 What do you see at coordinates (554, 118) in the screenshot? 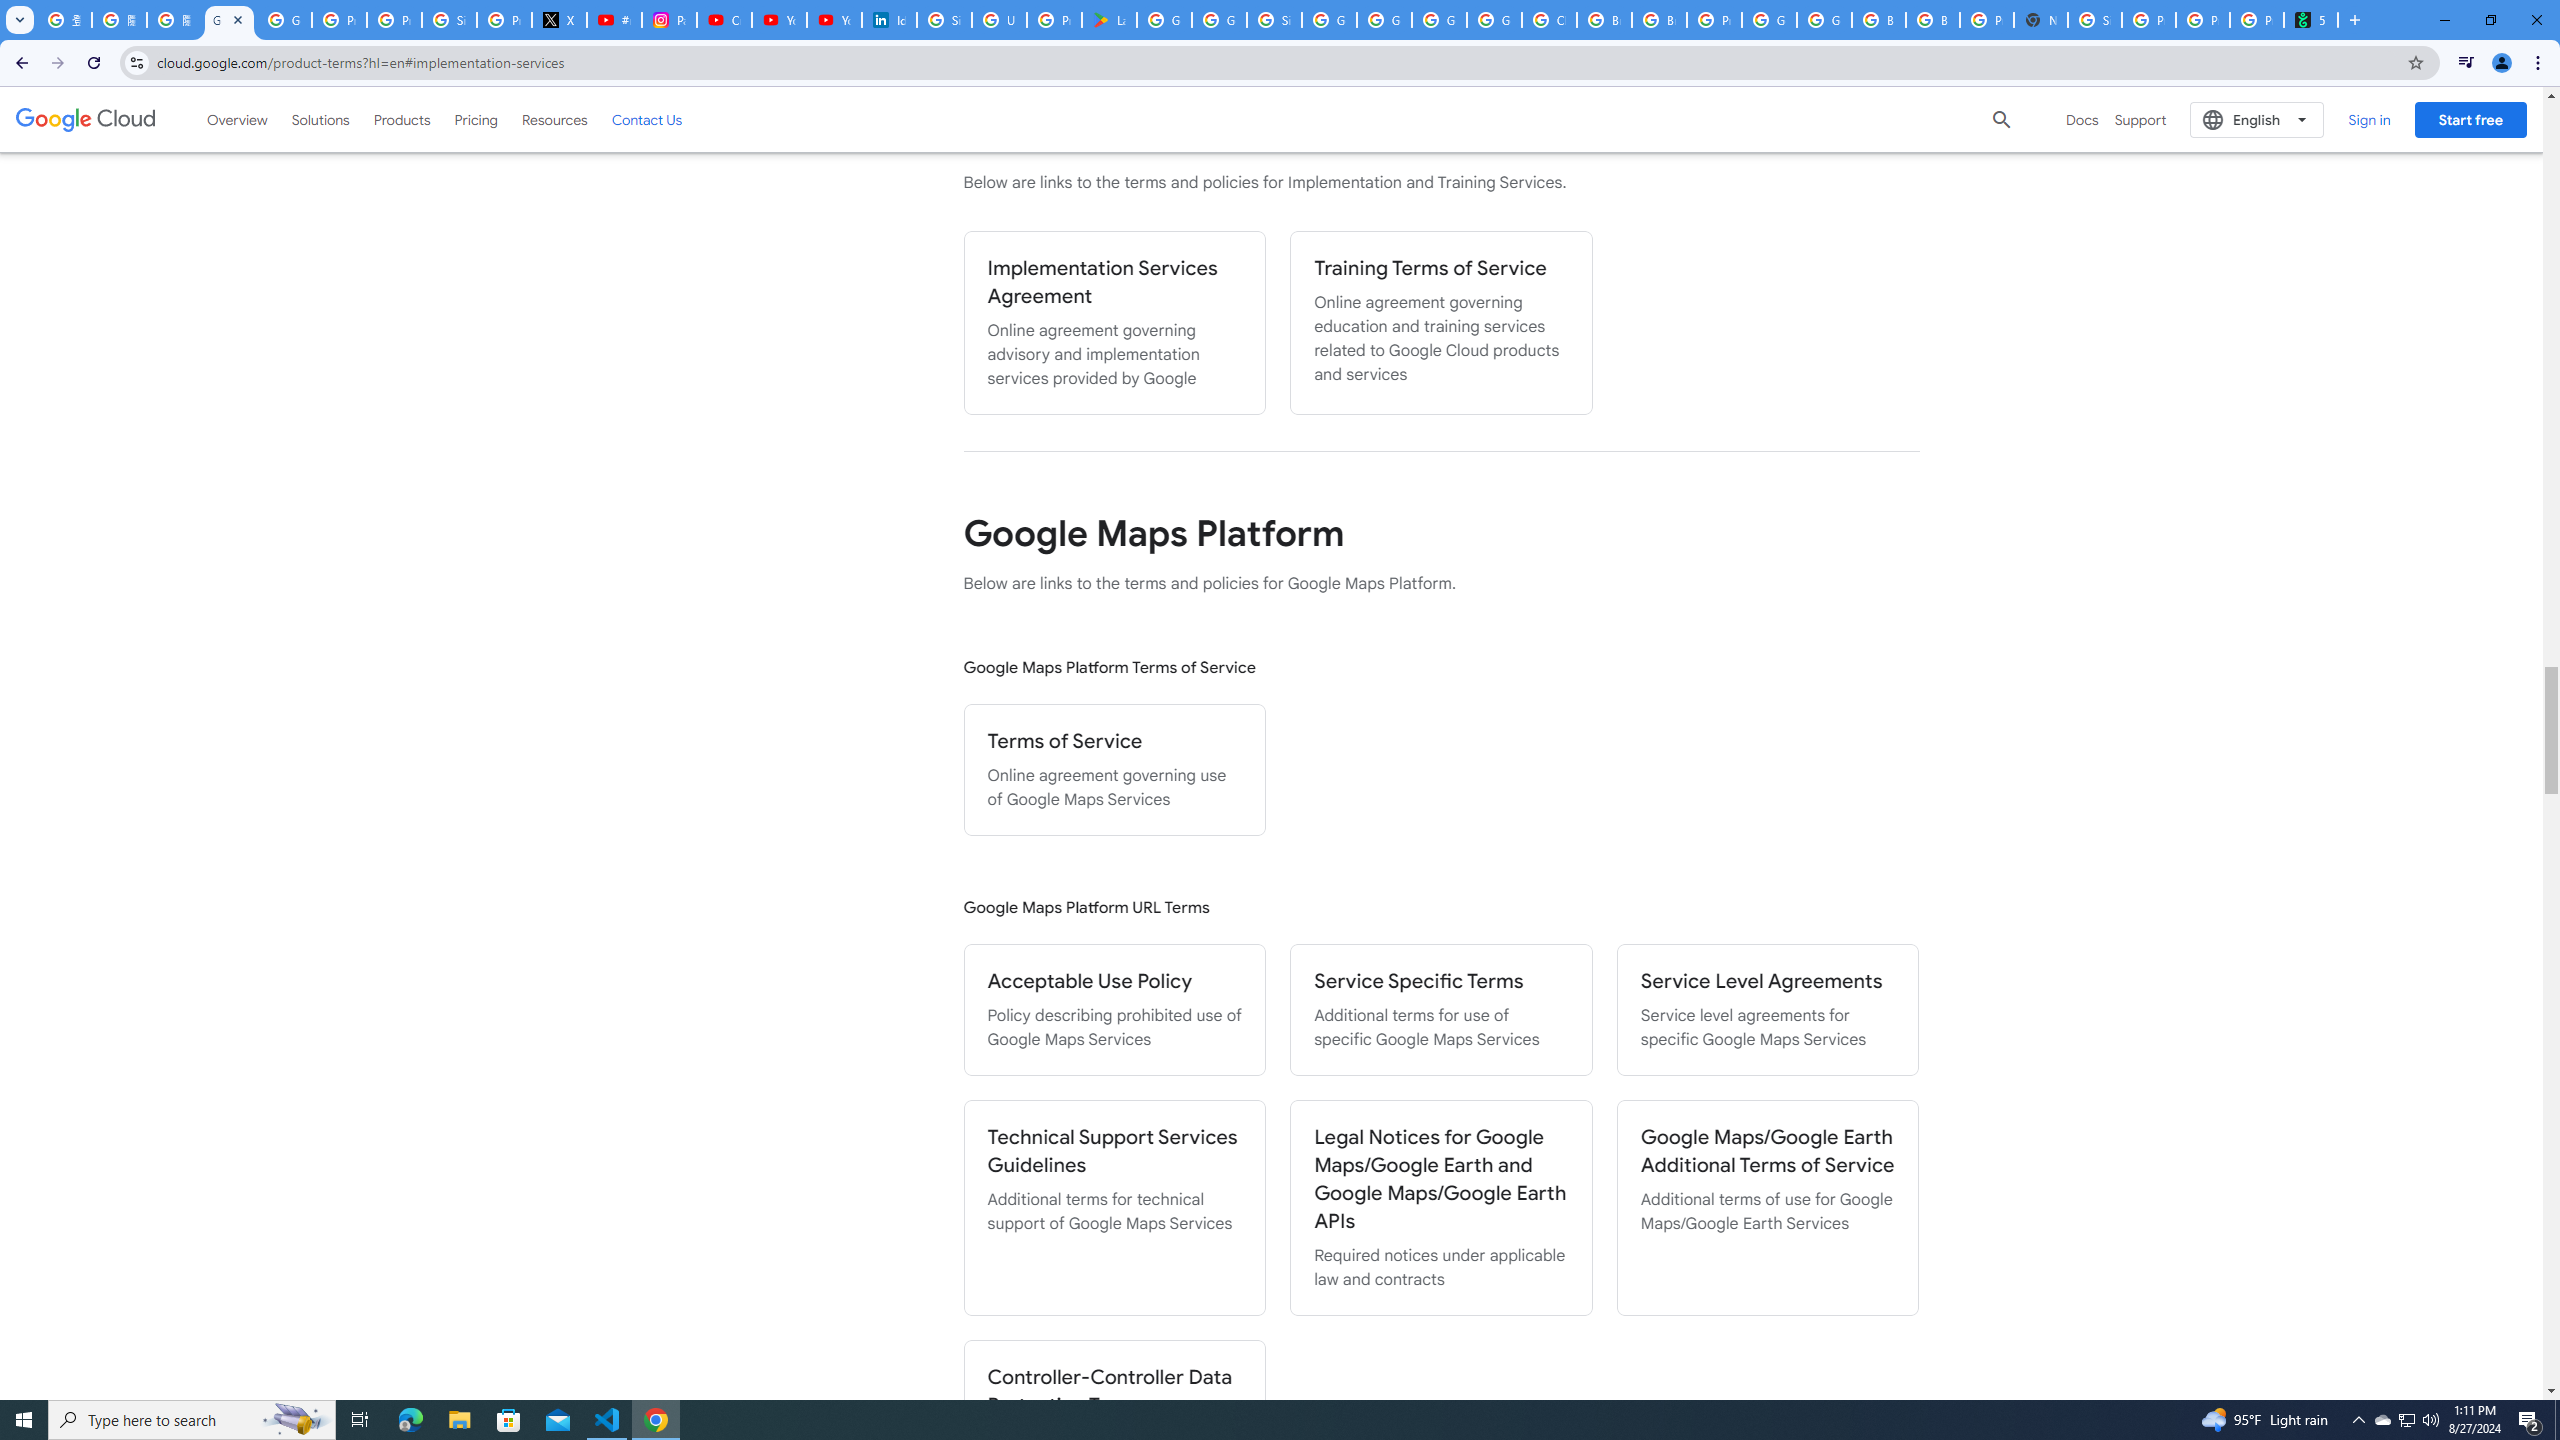
I see `'Resources'` at bounding box center [554, 118].